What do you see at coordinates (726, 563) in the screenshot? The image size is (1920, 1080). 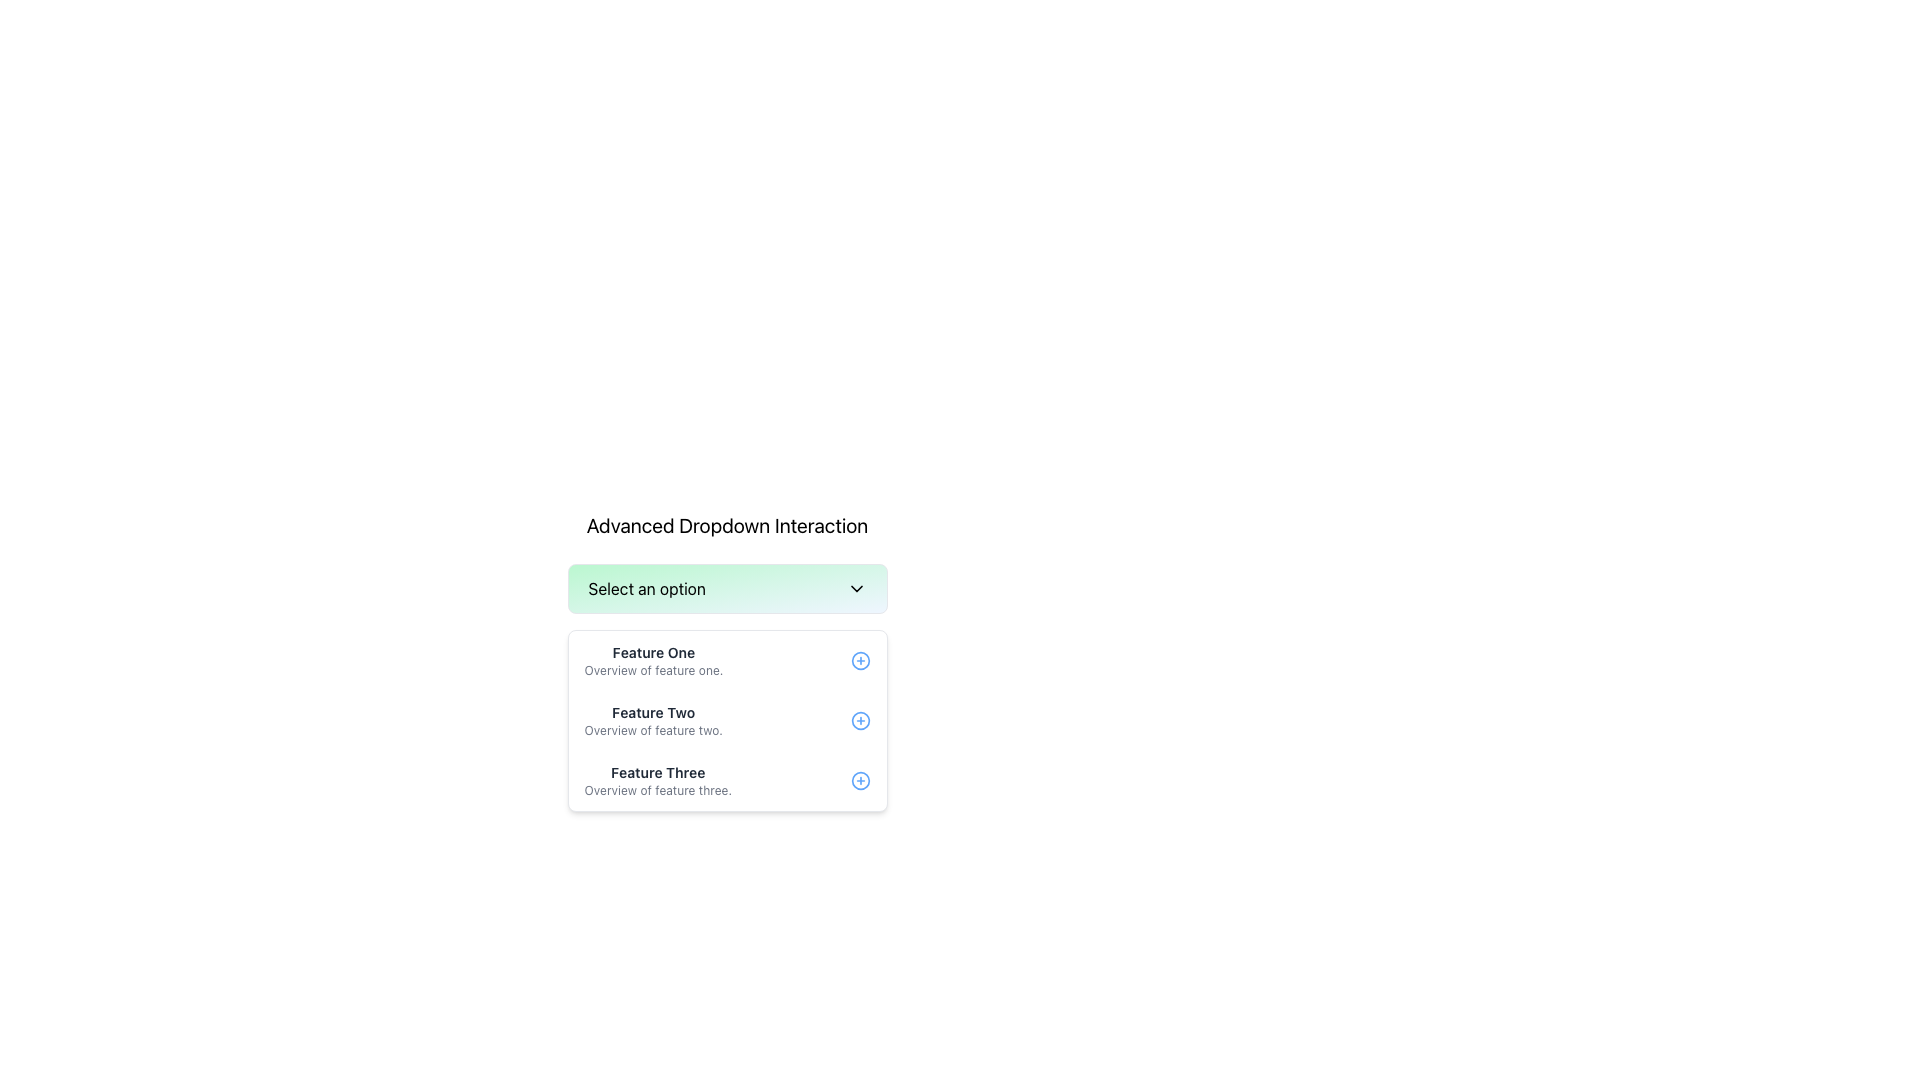 I see `the dropdown menu located below the heading 'Advanced Dropdown Interaction'` at bounding box center [726, 563].